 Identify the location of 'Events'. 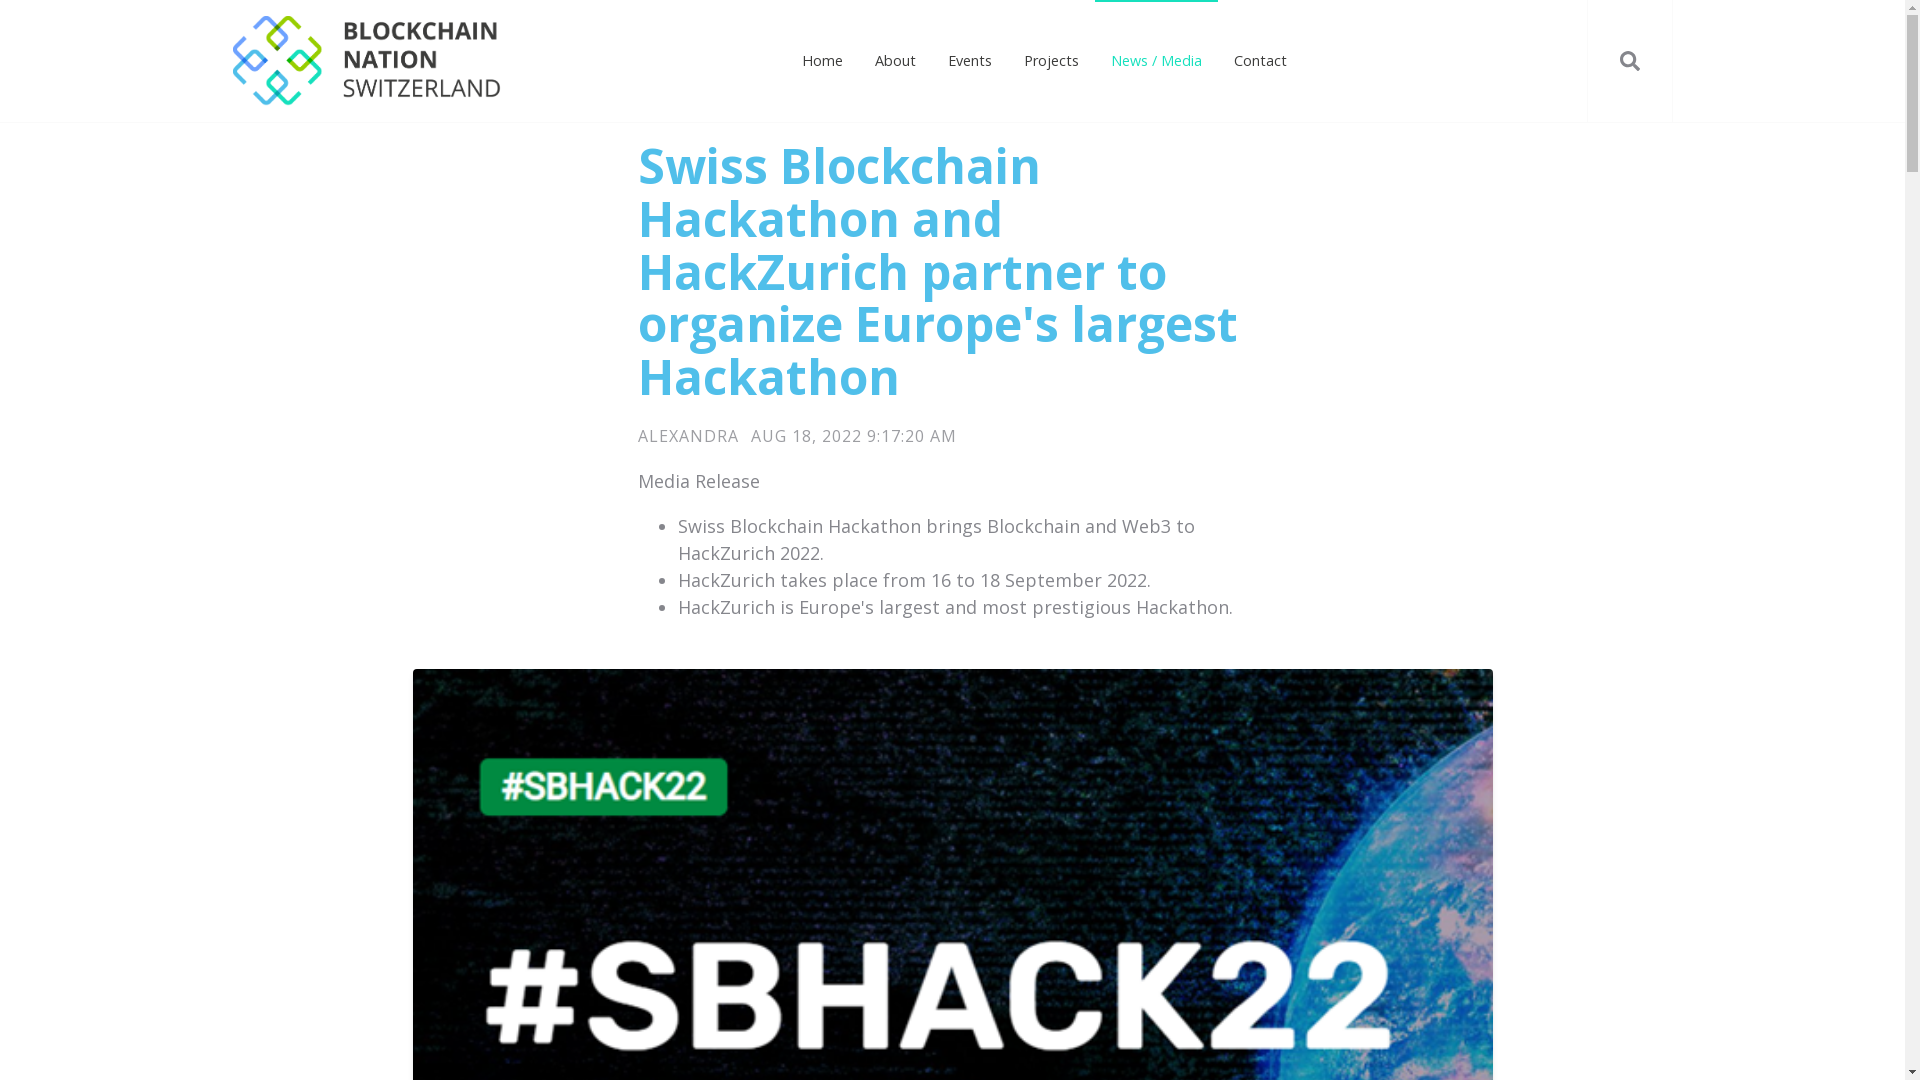
(969, 60).